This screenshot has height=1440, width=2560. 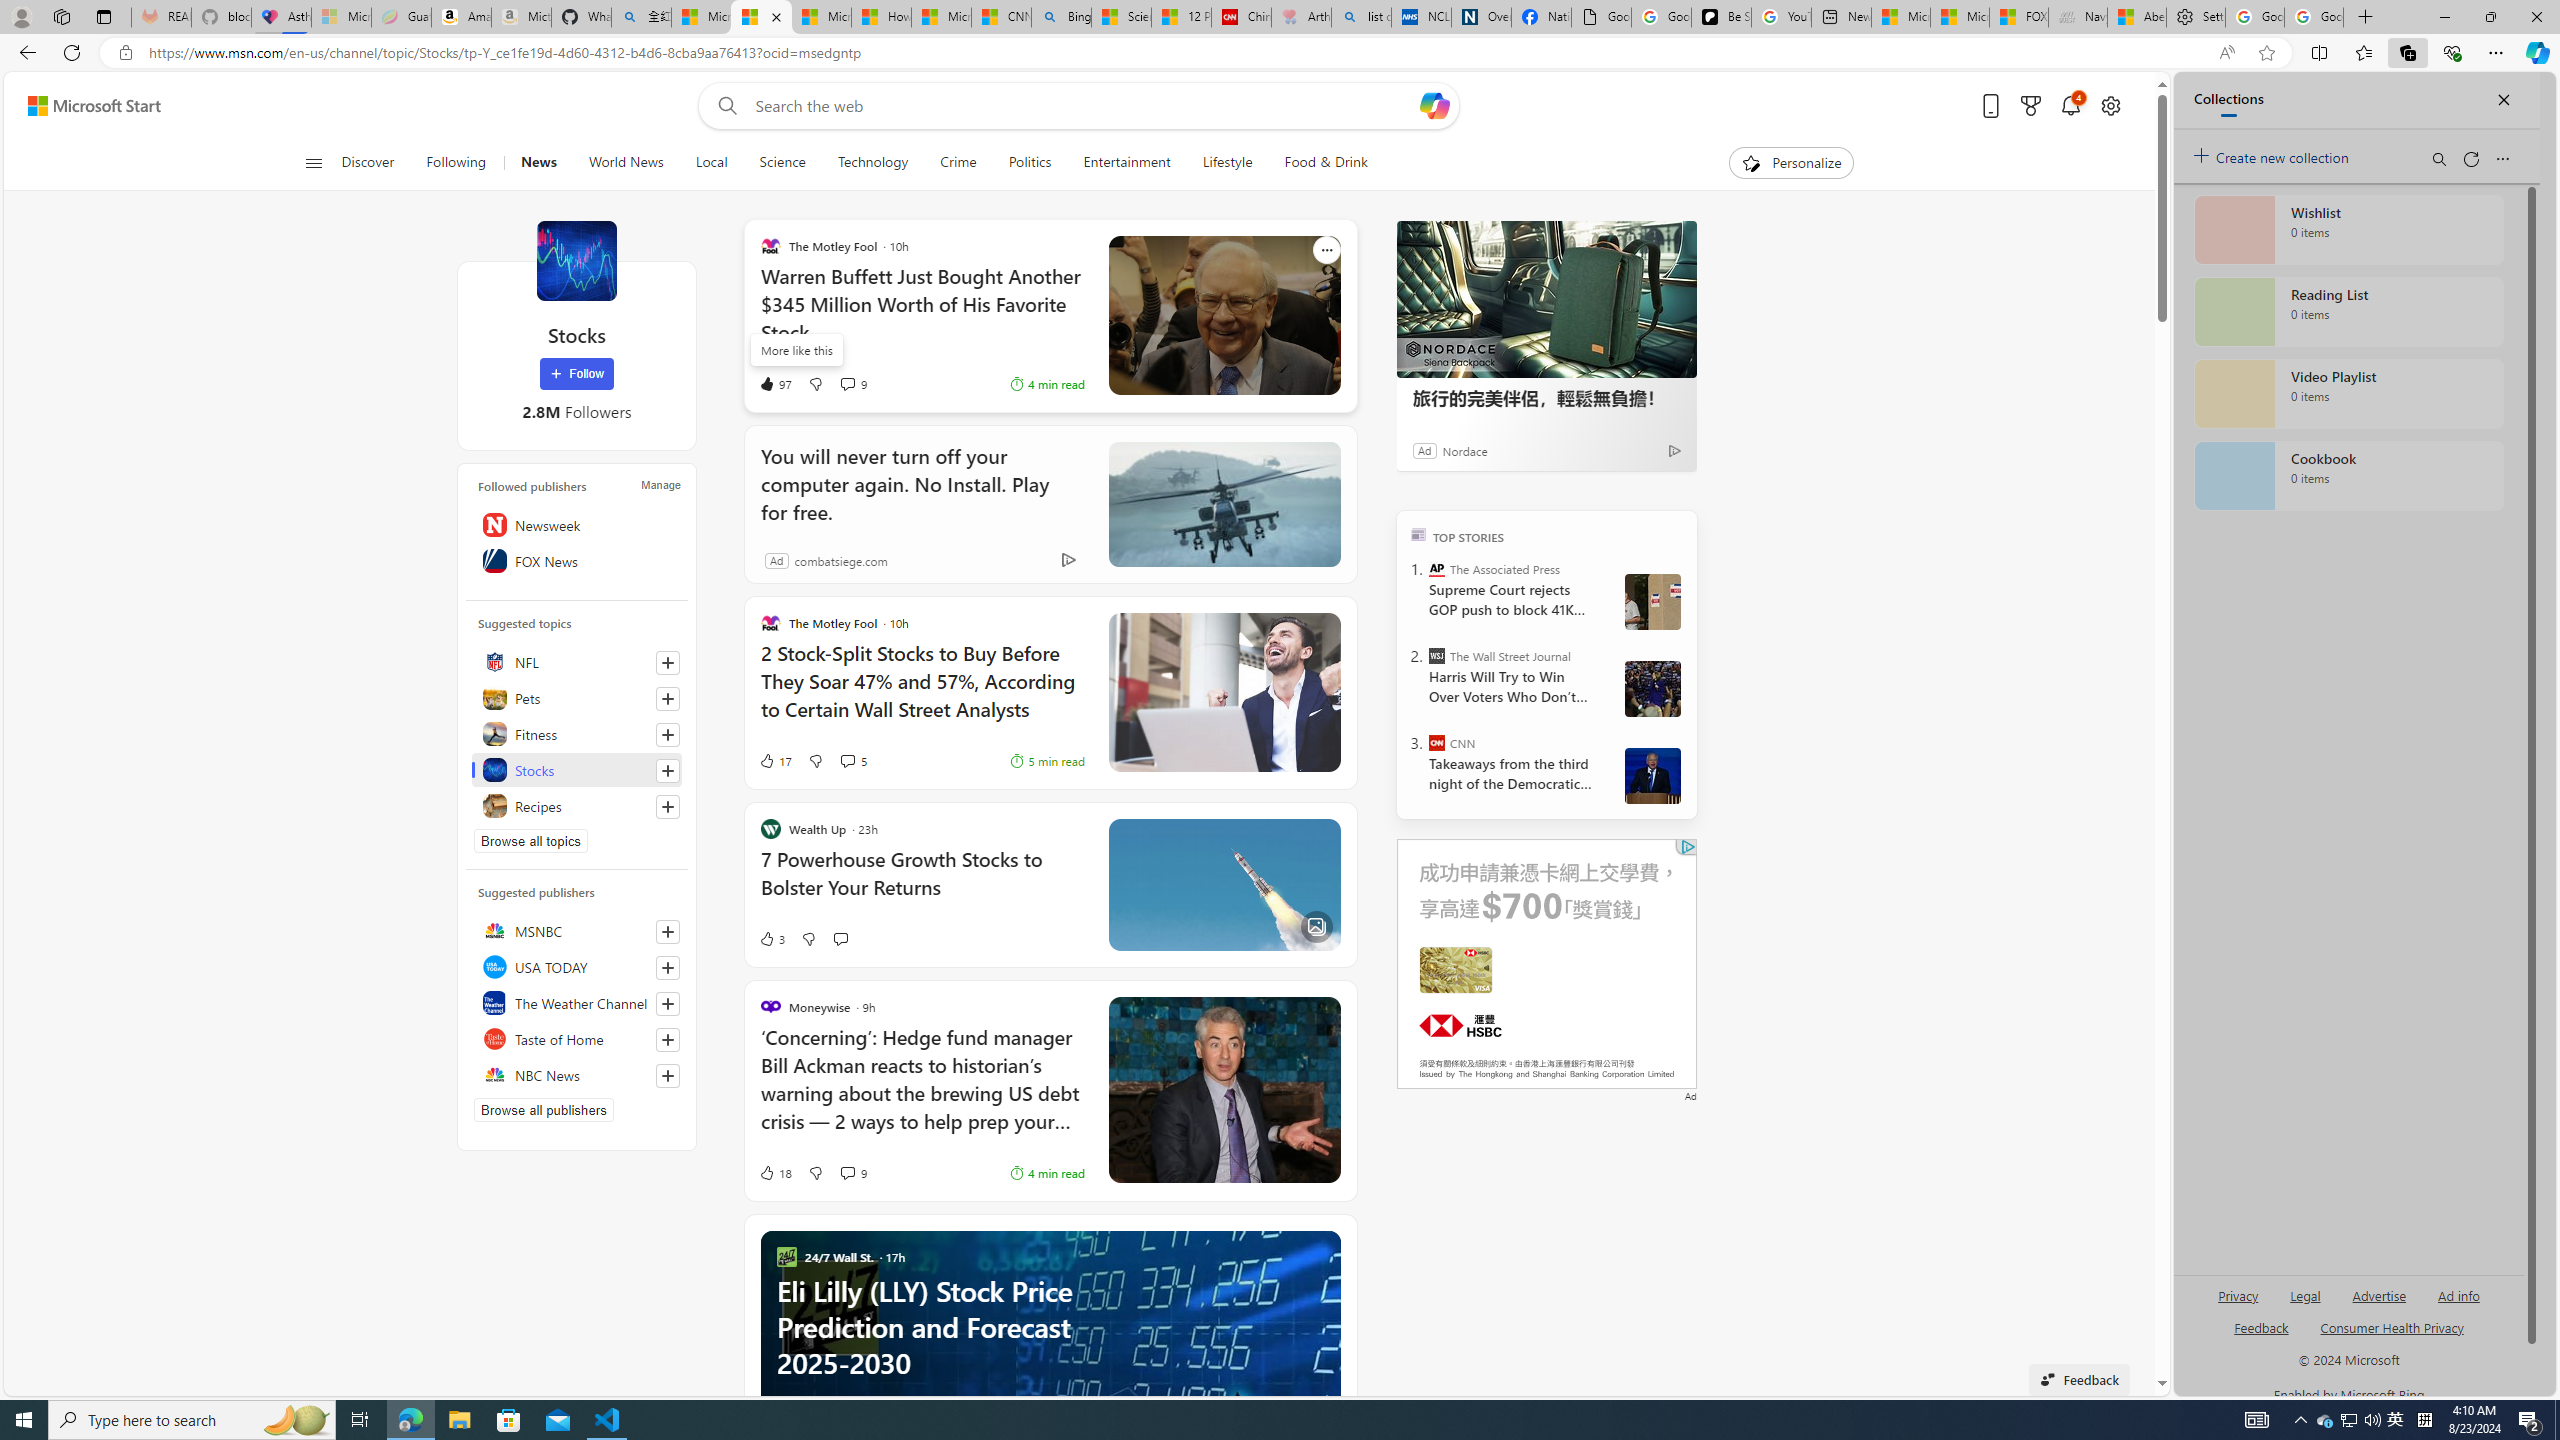 I want to click on 'The Wall Street Journal', so click(x=1435, y=654).